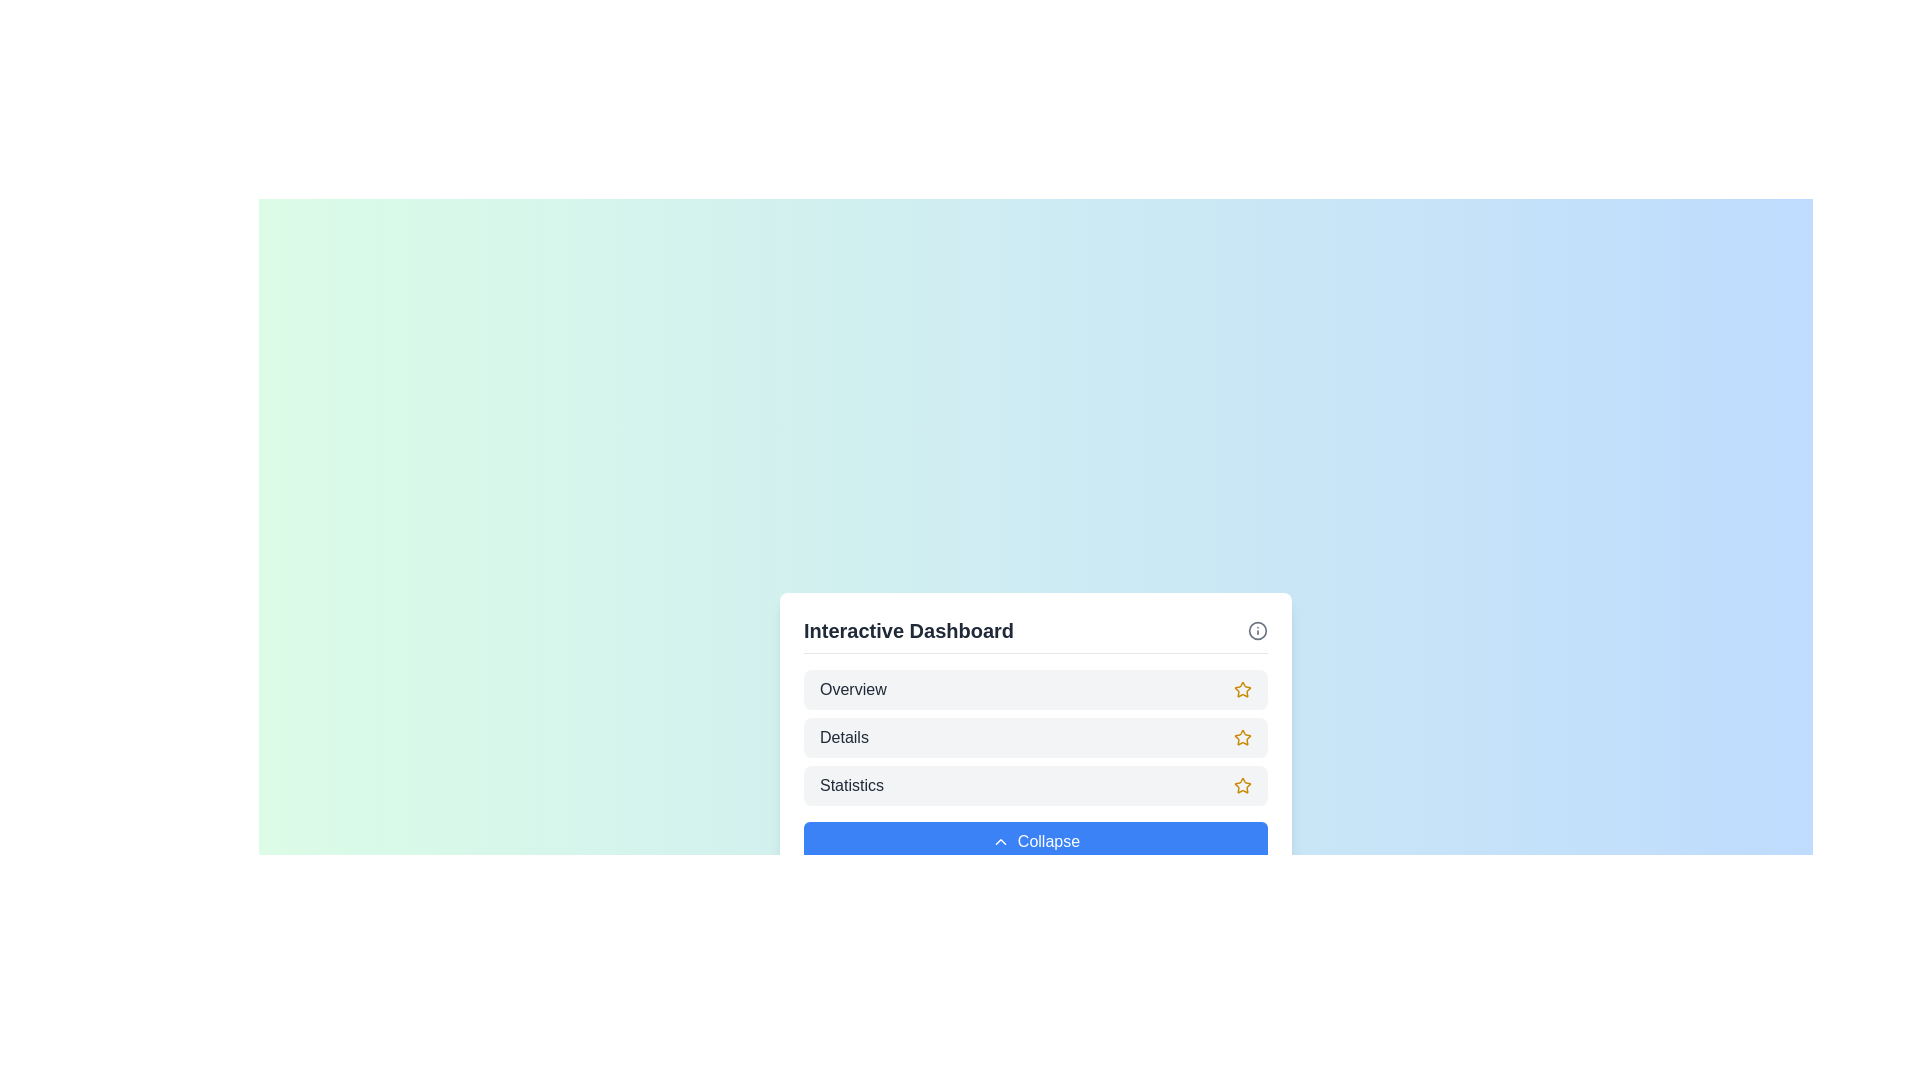 This screenshot has height=1080, width=1920. I want to click on the 'Statistics' button-like interactive element, which is the third item in the list on the 'Interactive Dashboard', so click(1036, 784).